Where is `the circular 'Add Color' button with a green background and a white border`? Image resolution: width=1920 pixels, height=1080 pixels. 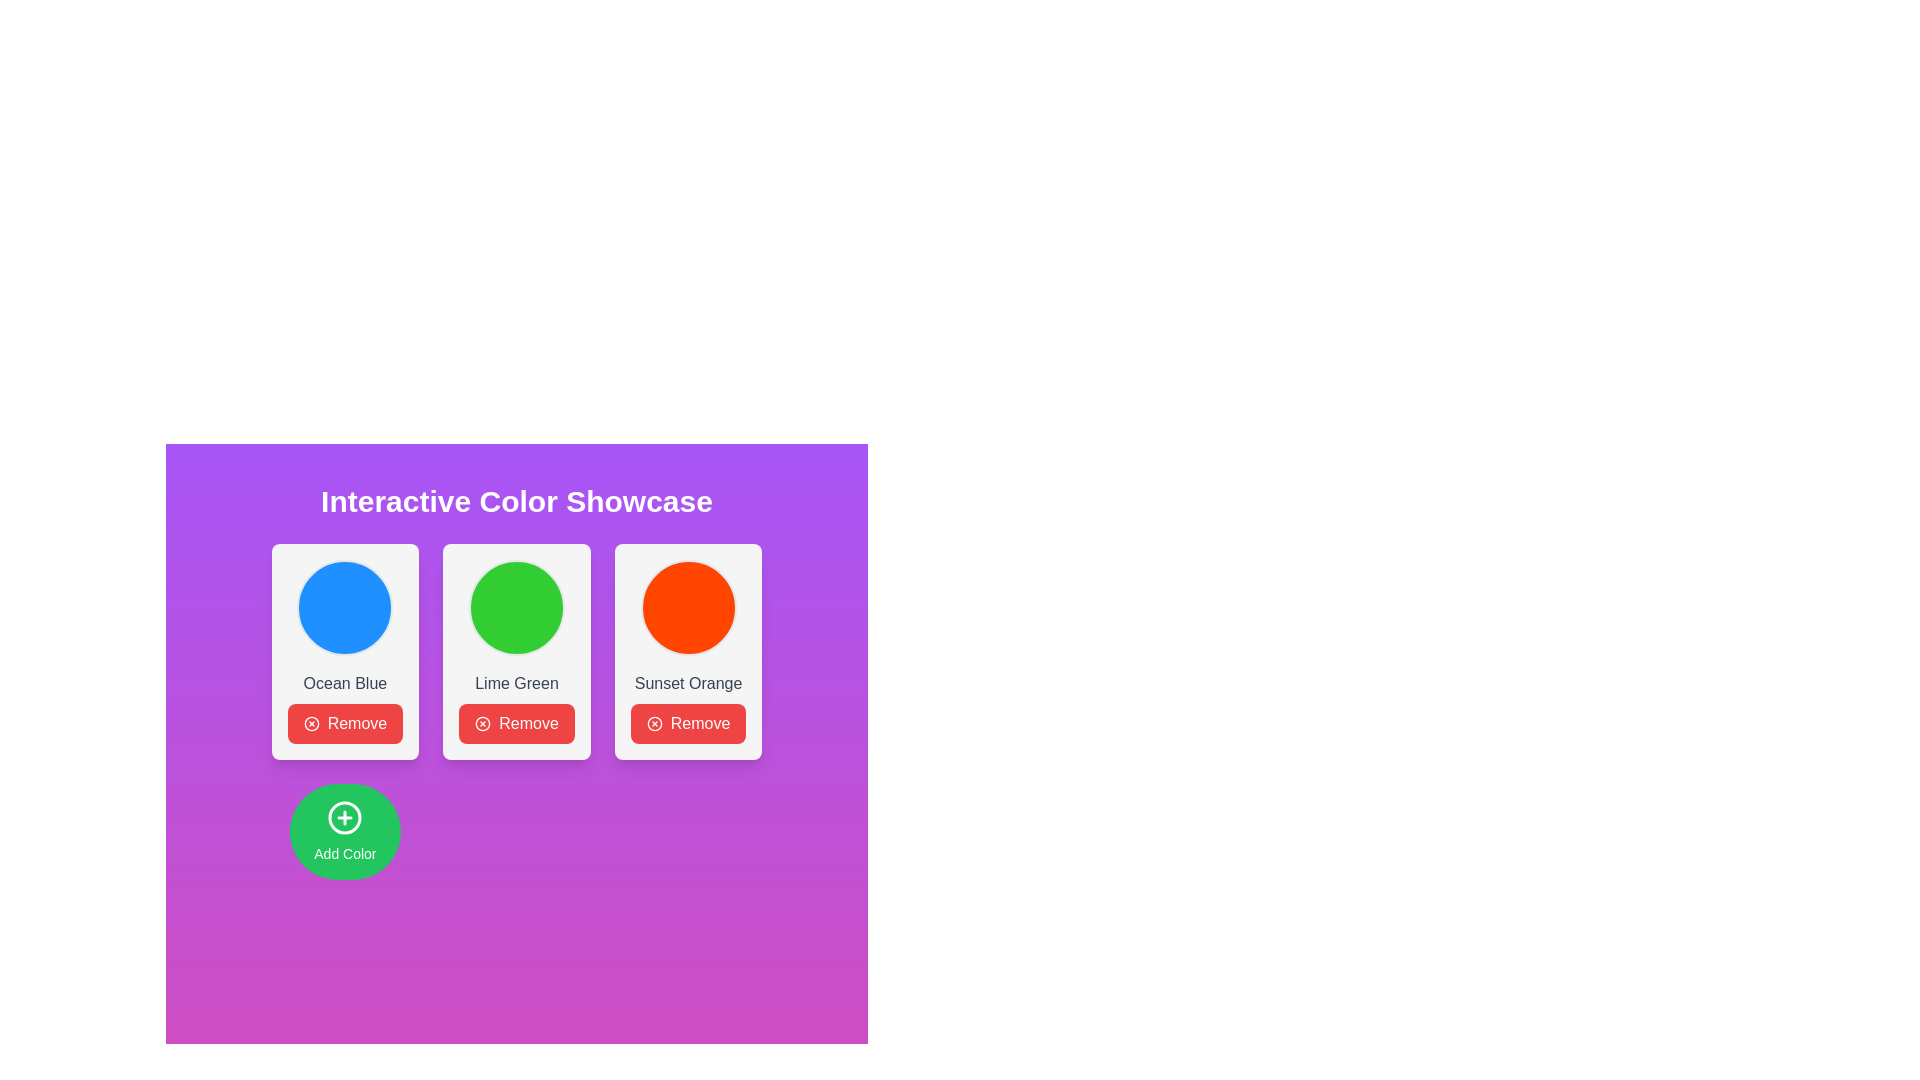 the circular 'Add Color' button with a green background and a white border is located at coordinates (345, 832).